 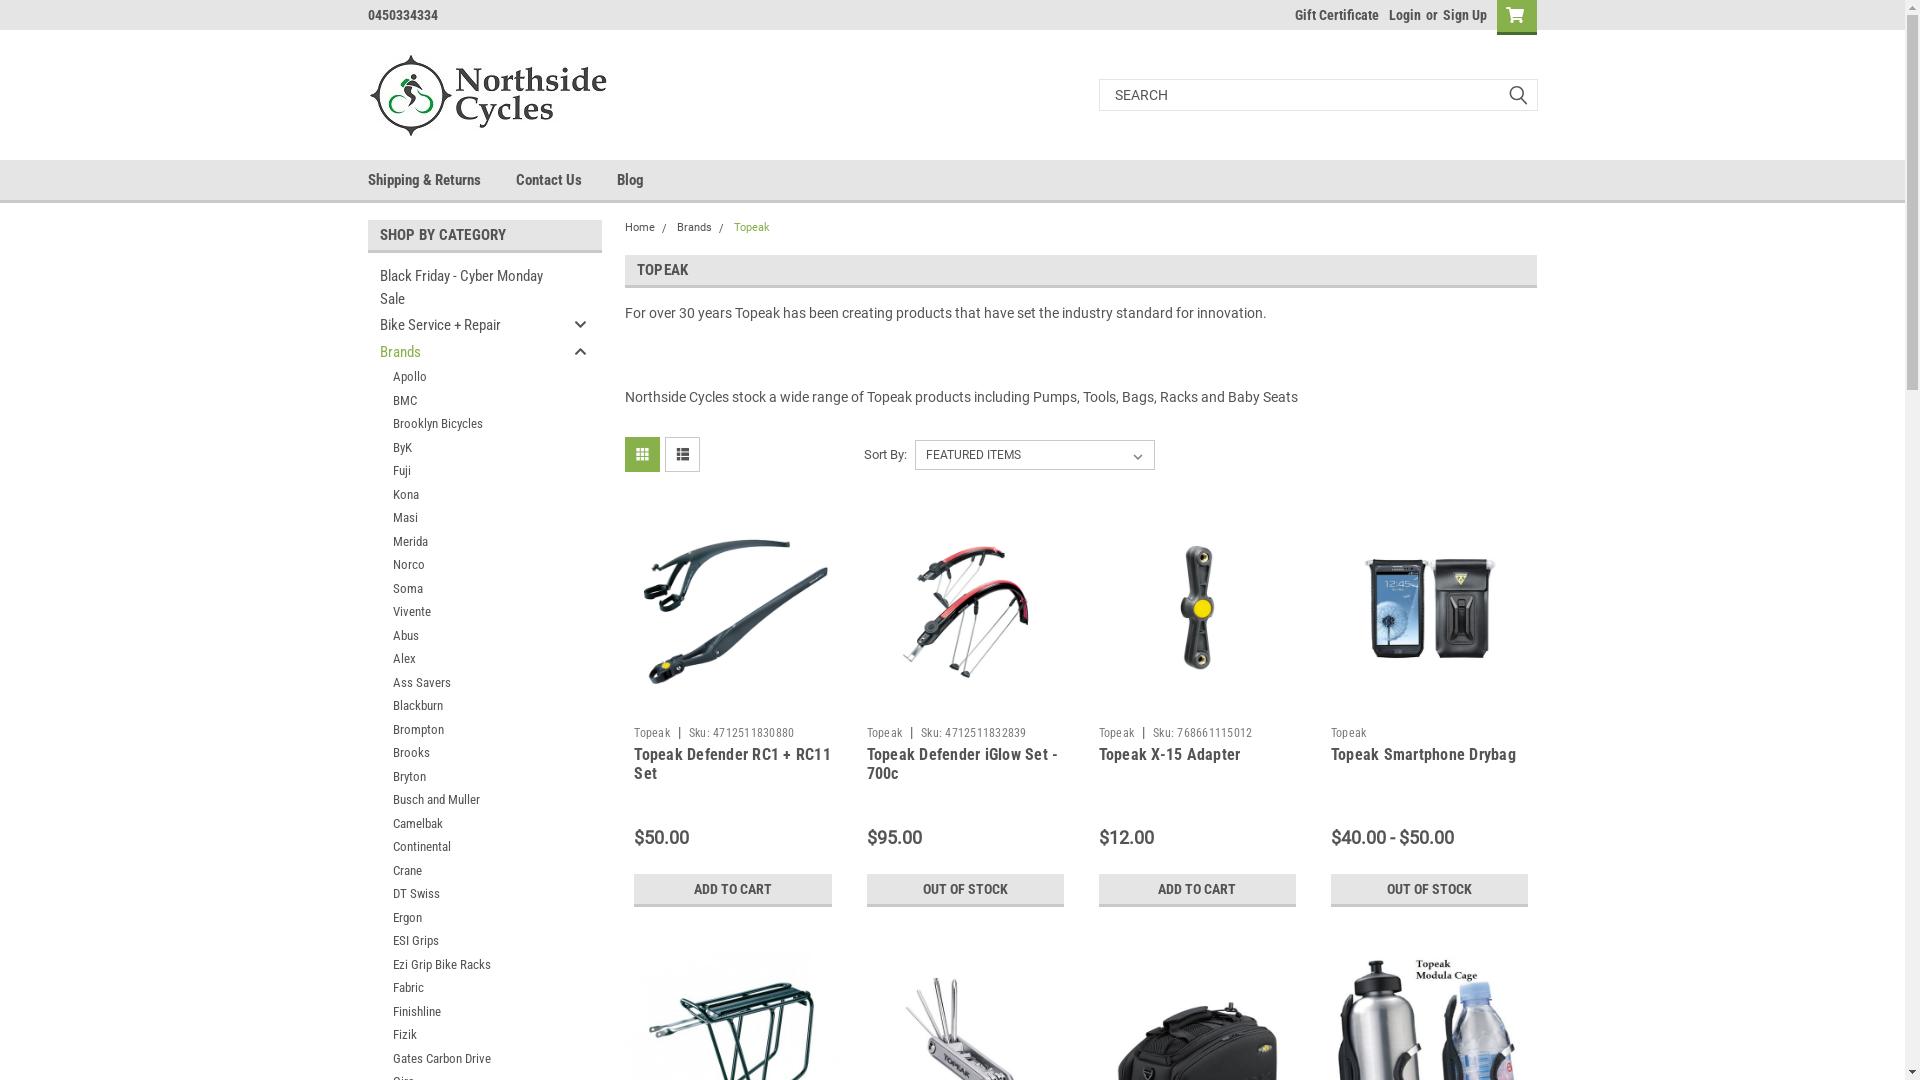 What do you see at coordinates (466, 516) in the screenshot?
I see `'Masi'` at bounding box center [466, 516].